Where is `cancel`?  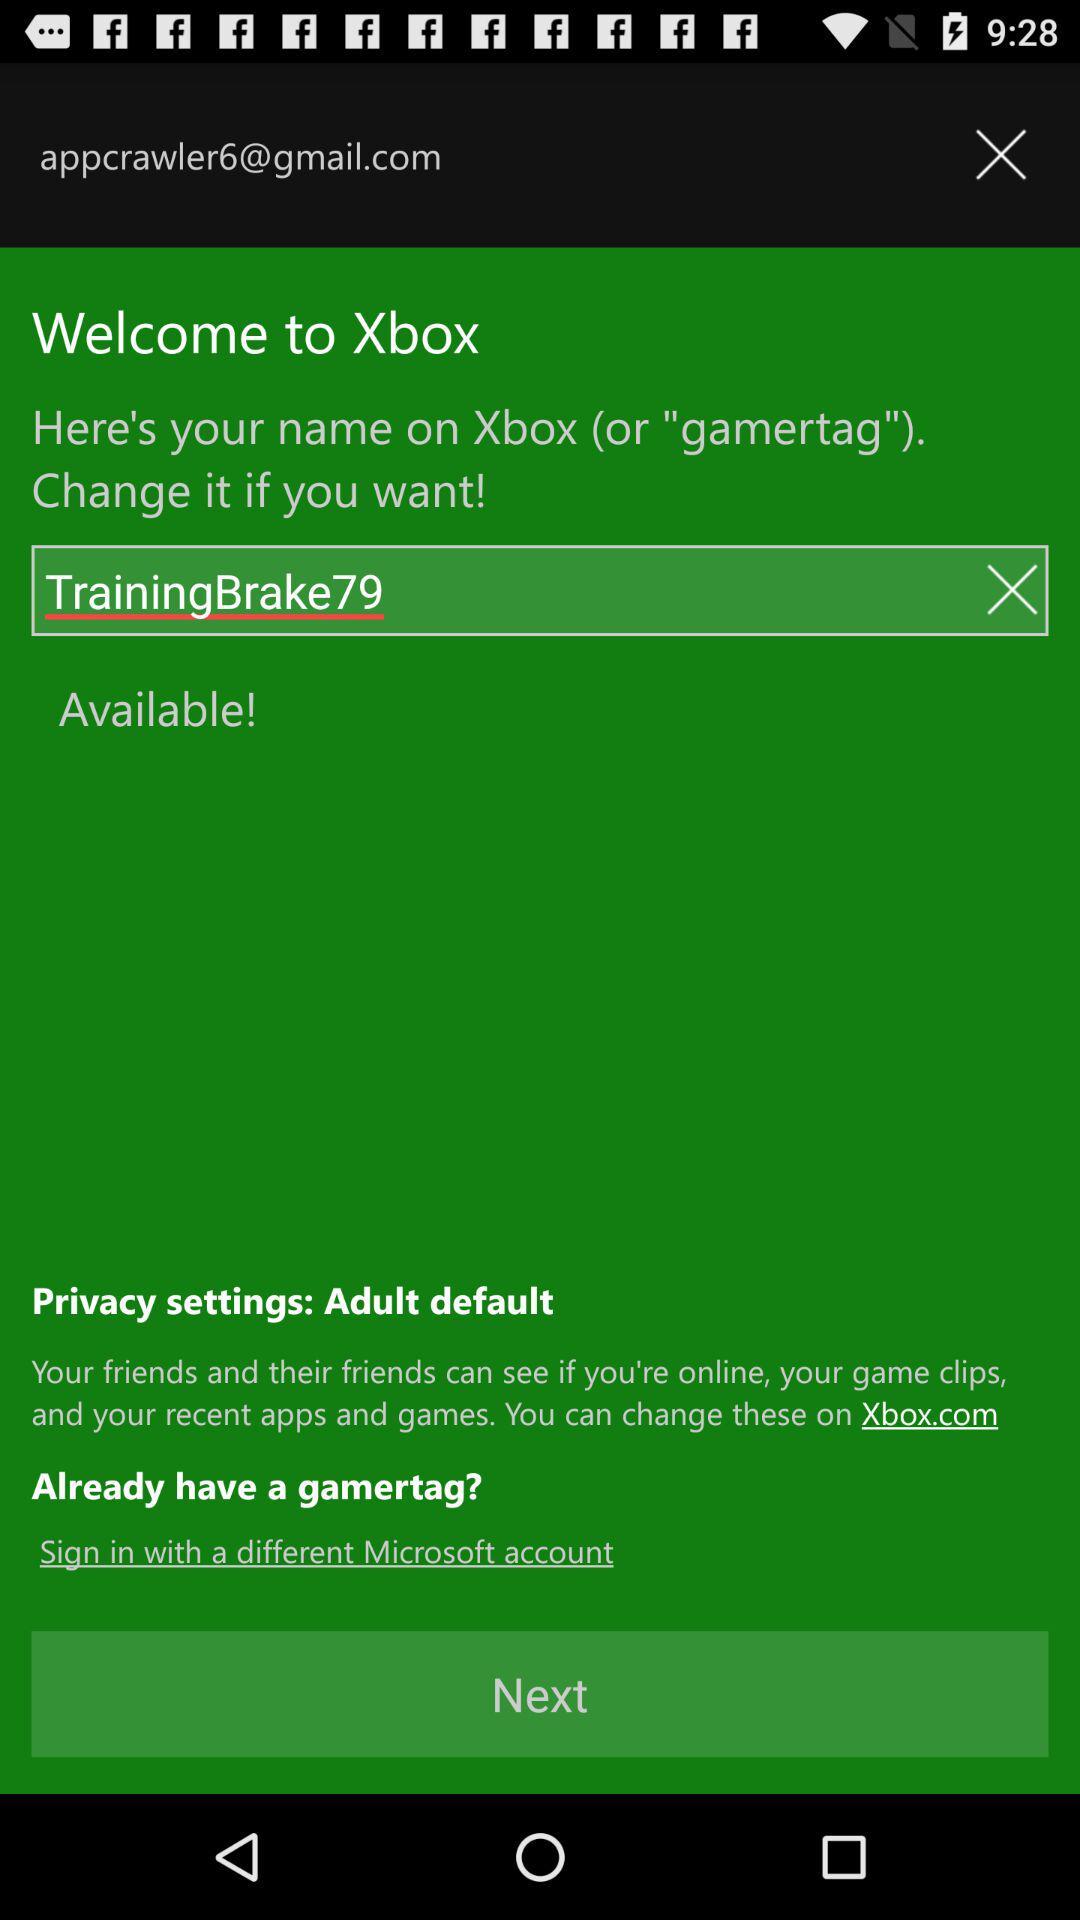 cancel is located at coordinates (1011, 589).